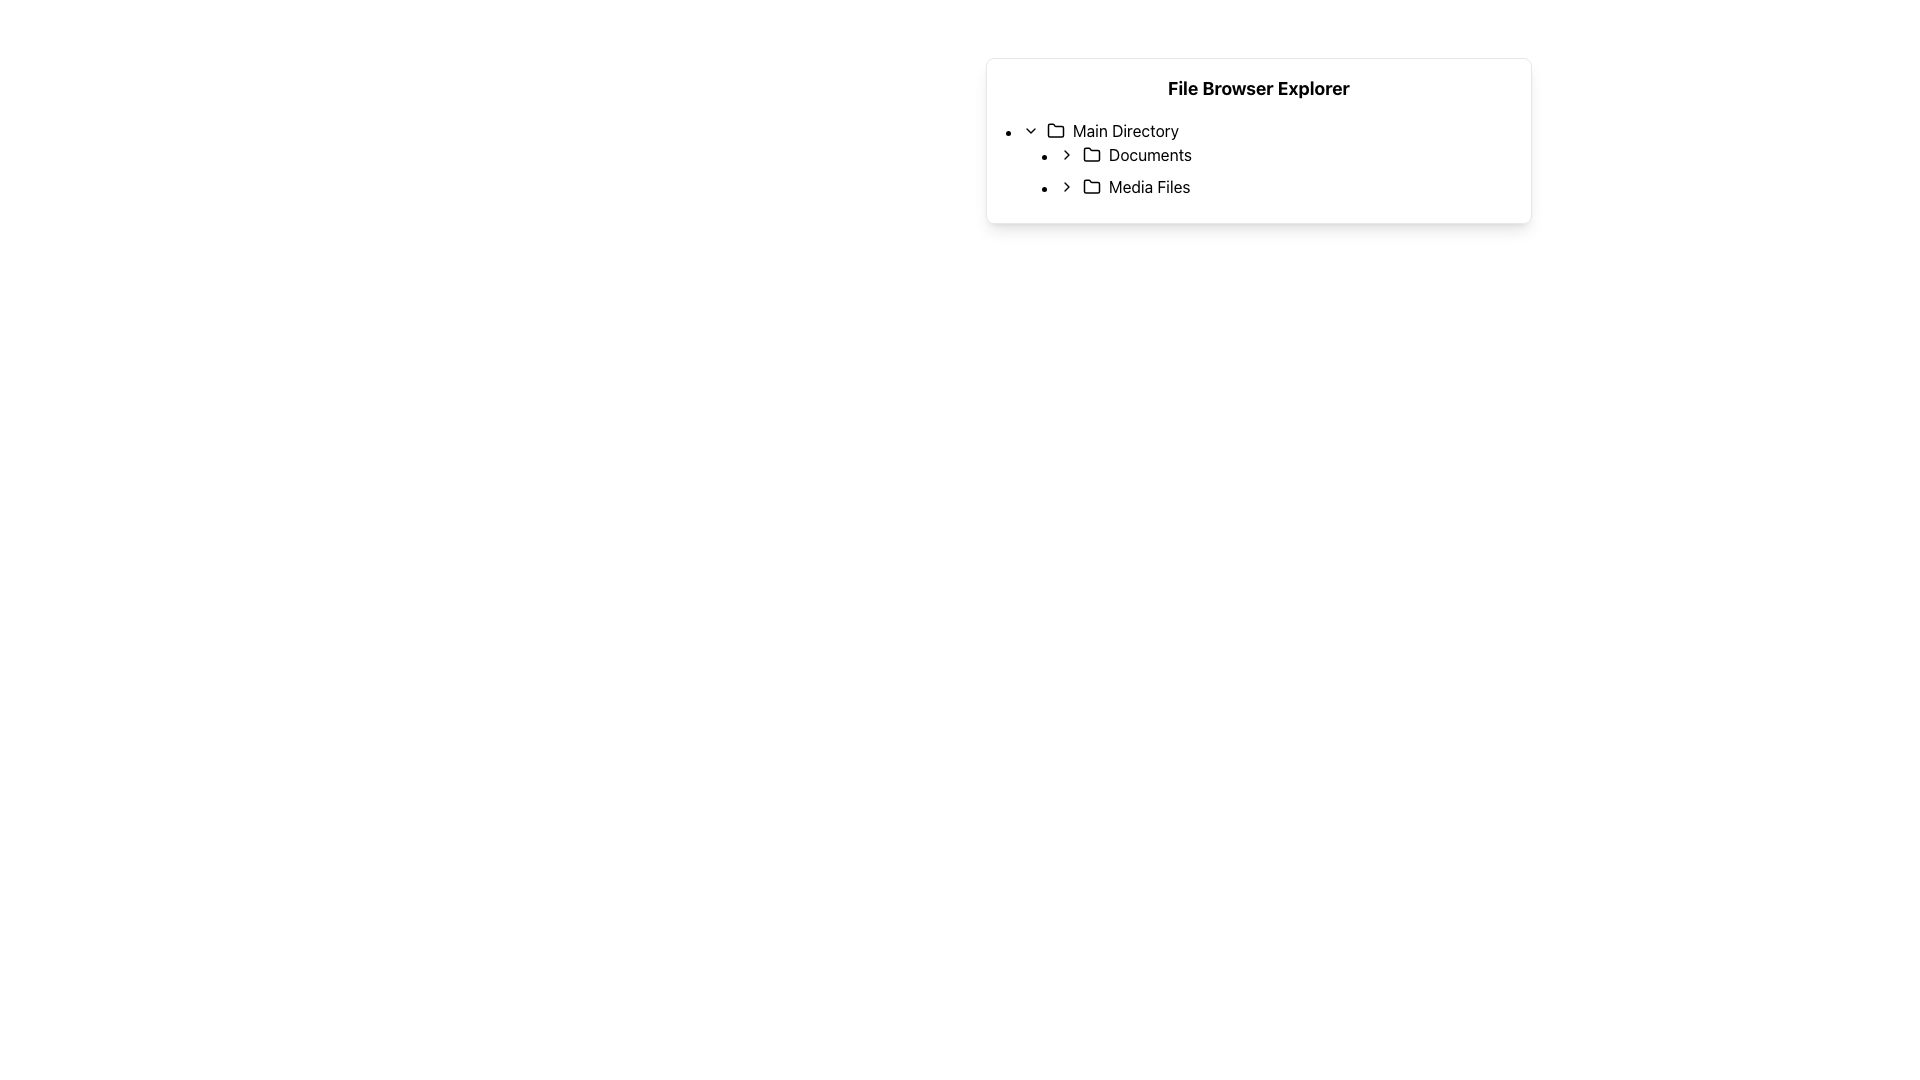  I want to click on the folder icon located to the left of the 'Media Files' label to interact with it, so click(1090, 186).